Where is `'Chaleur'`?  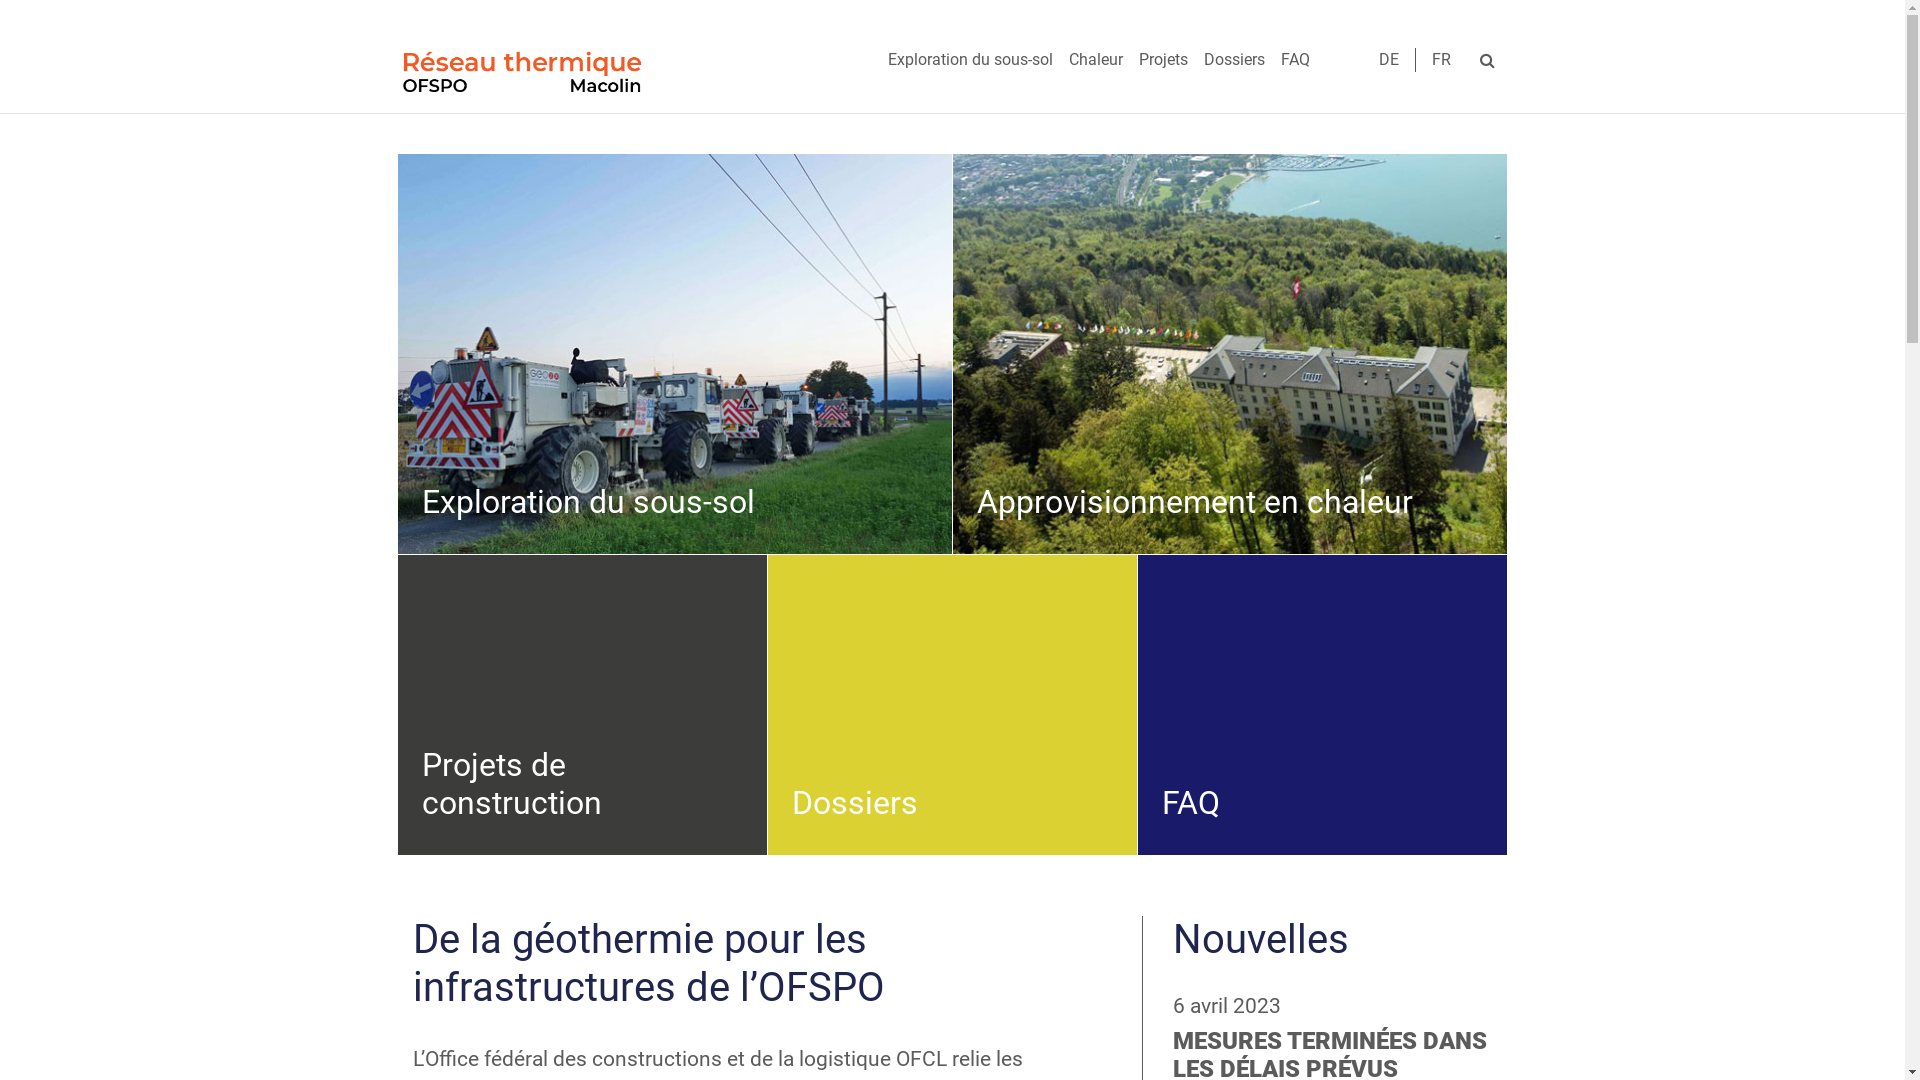
'Chaleur' is located at coordinates (1059, 59).